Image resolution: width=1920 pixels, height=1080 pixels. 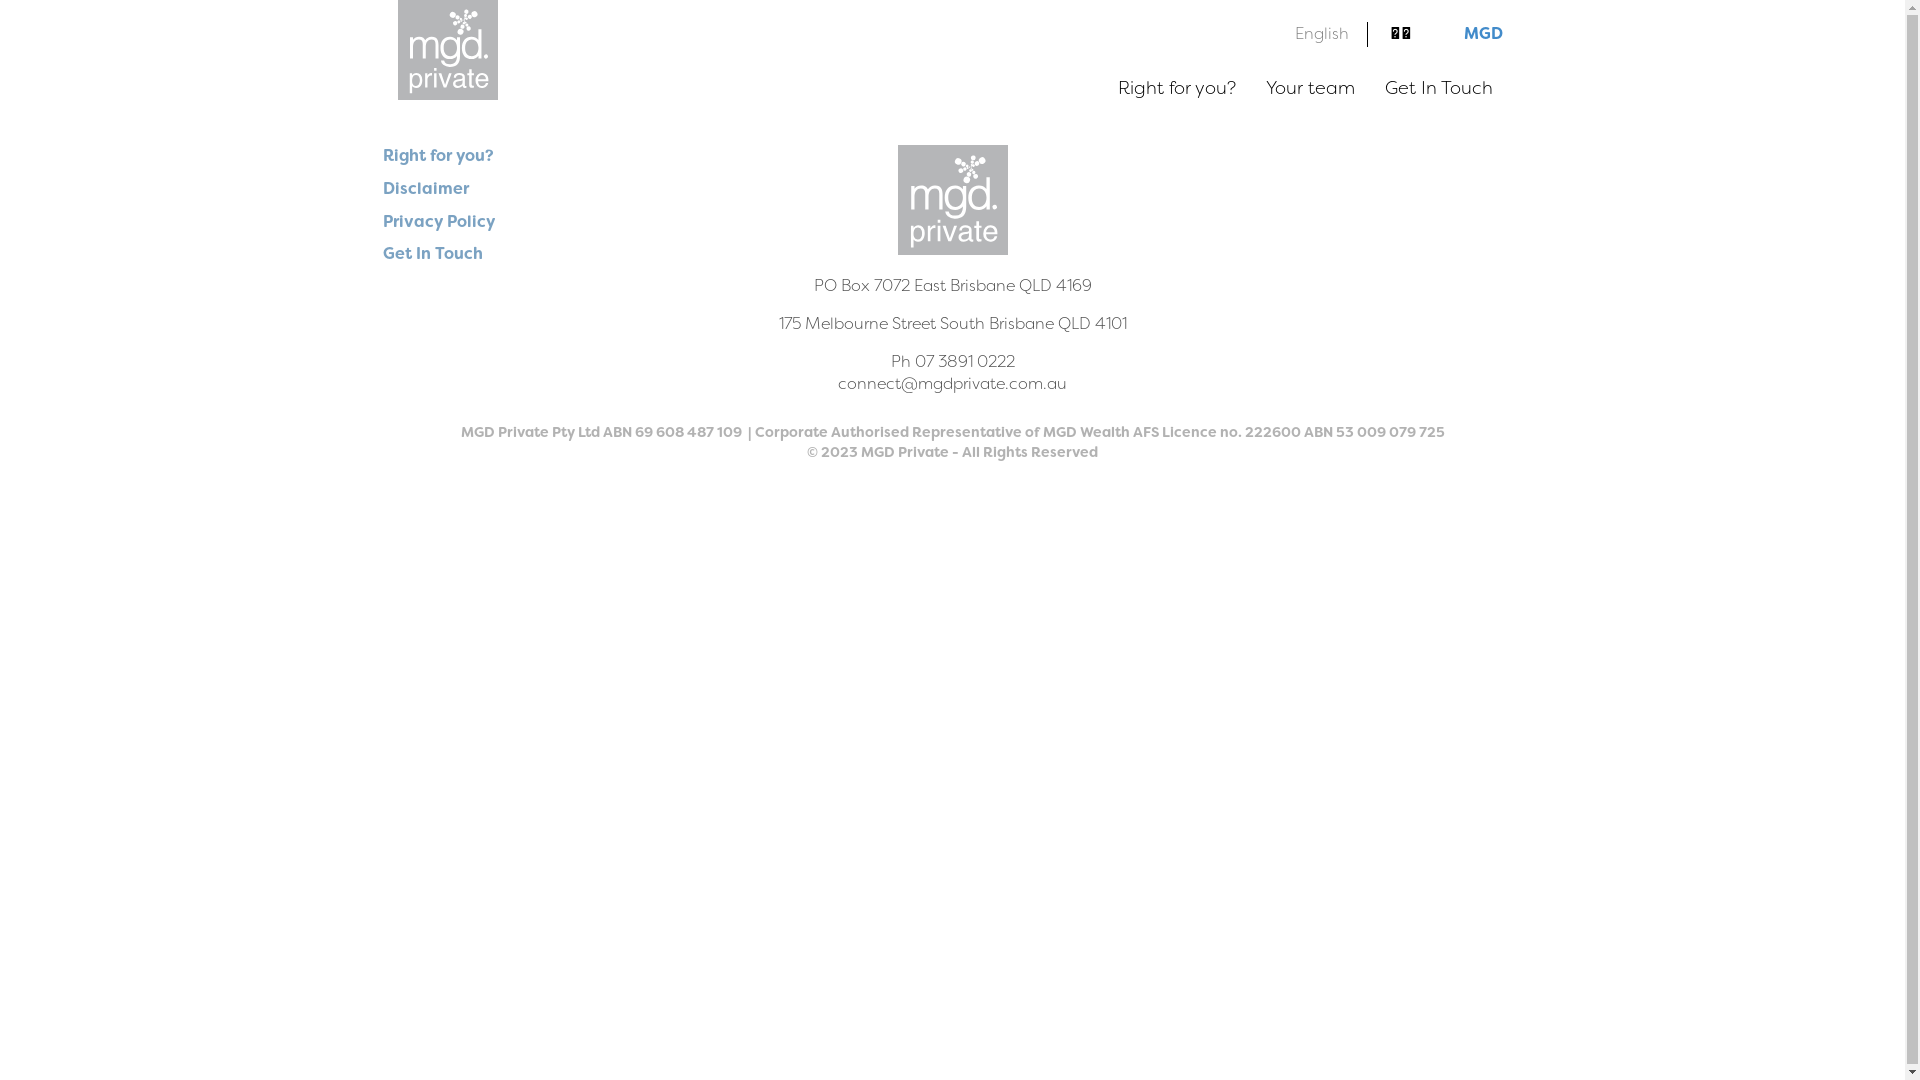 I want to click on 'Your team', so click(x=1309, y=87).